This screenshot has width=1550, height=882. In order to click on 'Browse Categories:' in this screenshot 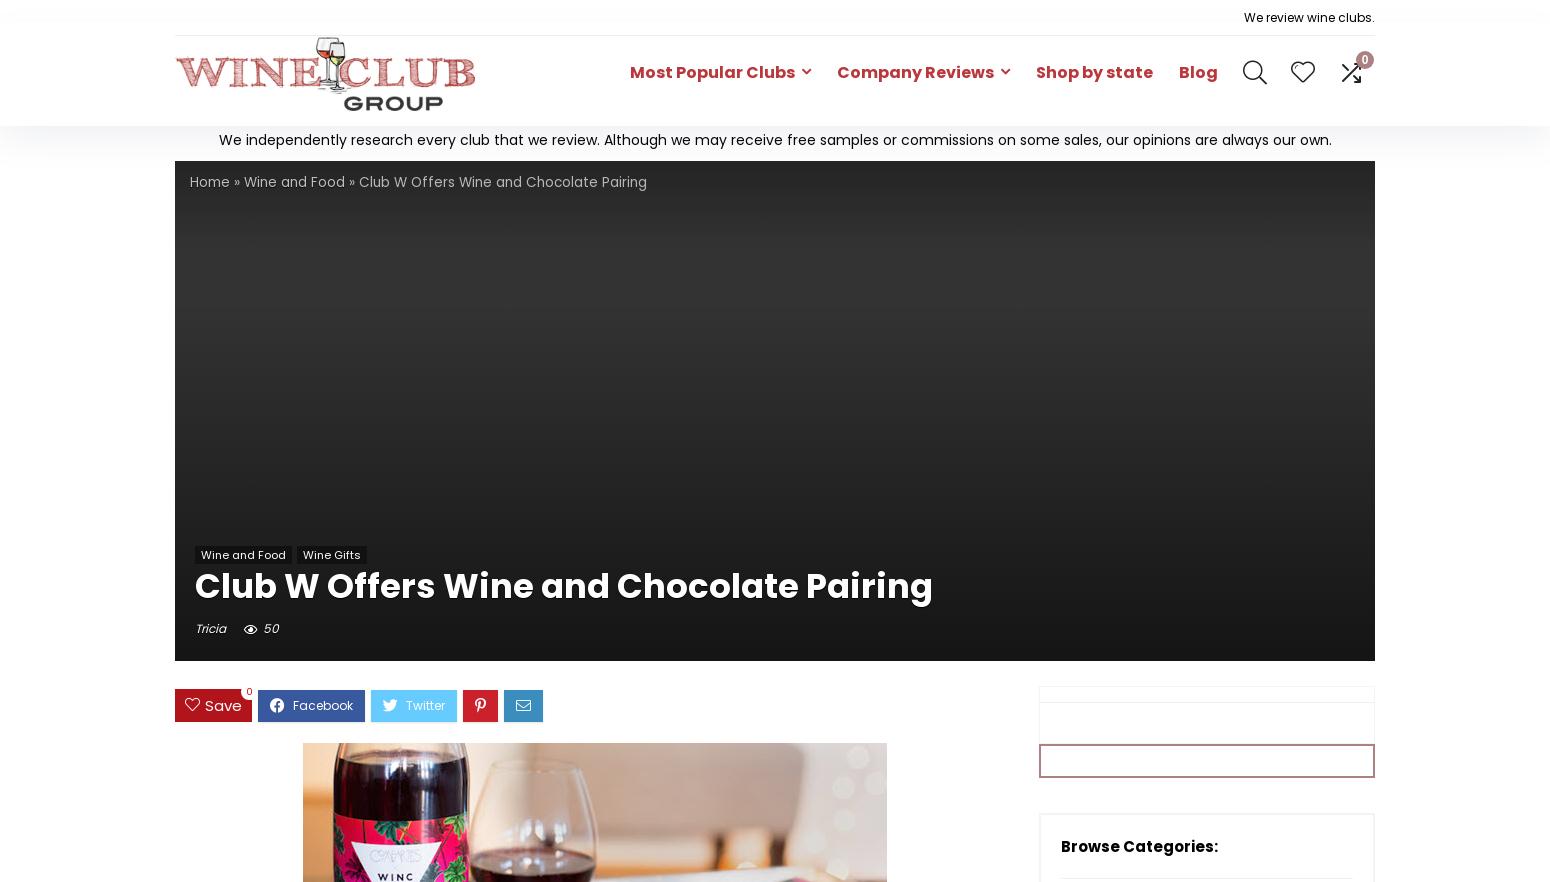, I will do `click(1138, 845)`.